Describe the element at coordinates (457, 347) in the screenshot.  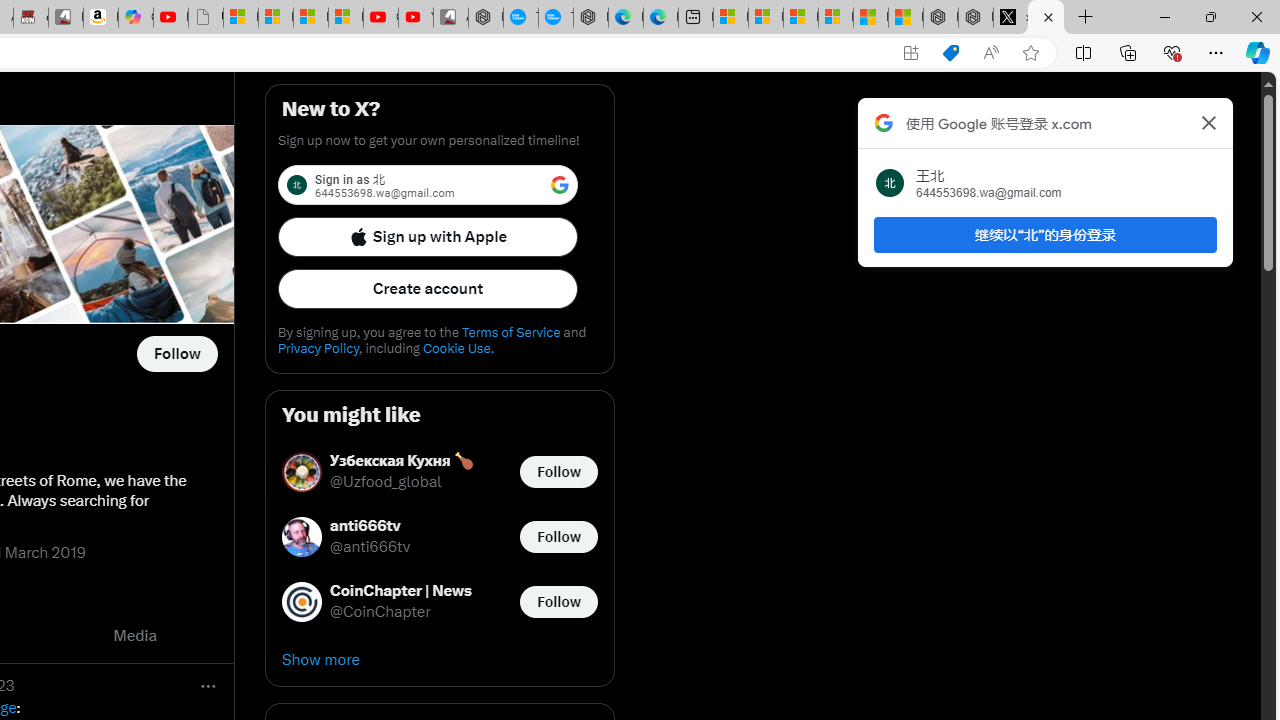
I see `'Cookie Use.'` at that location.